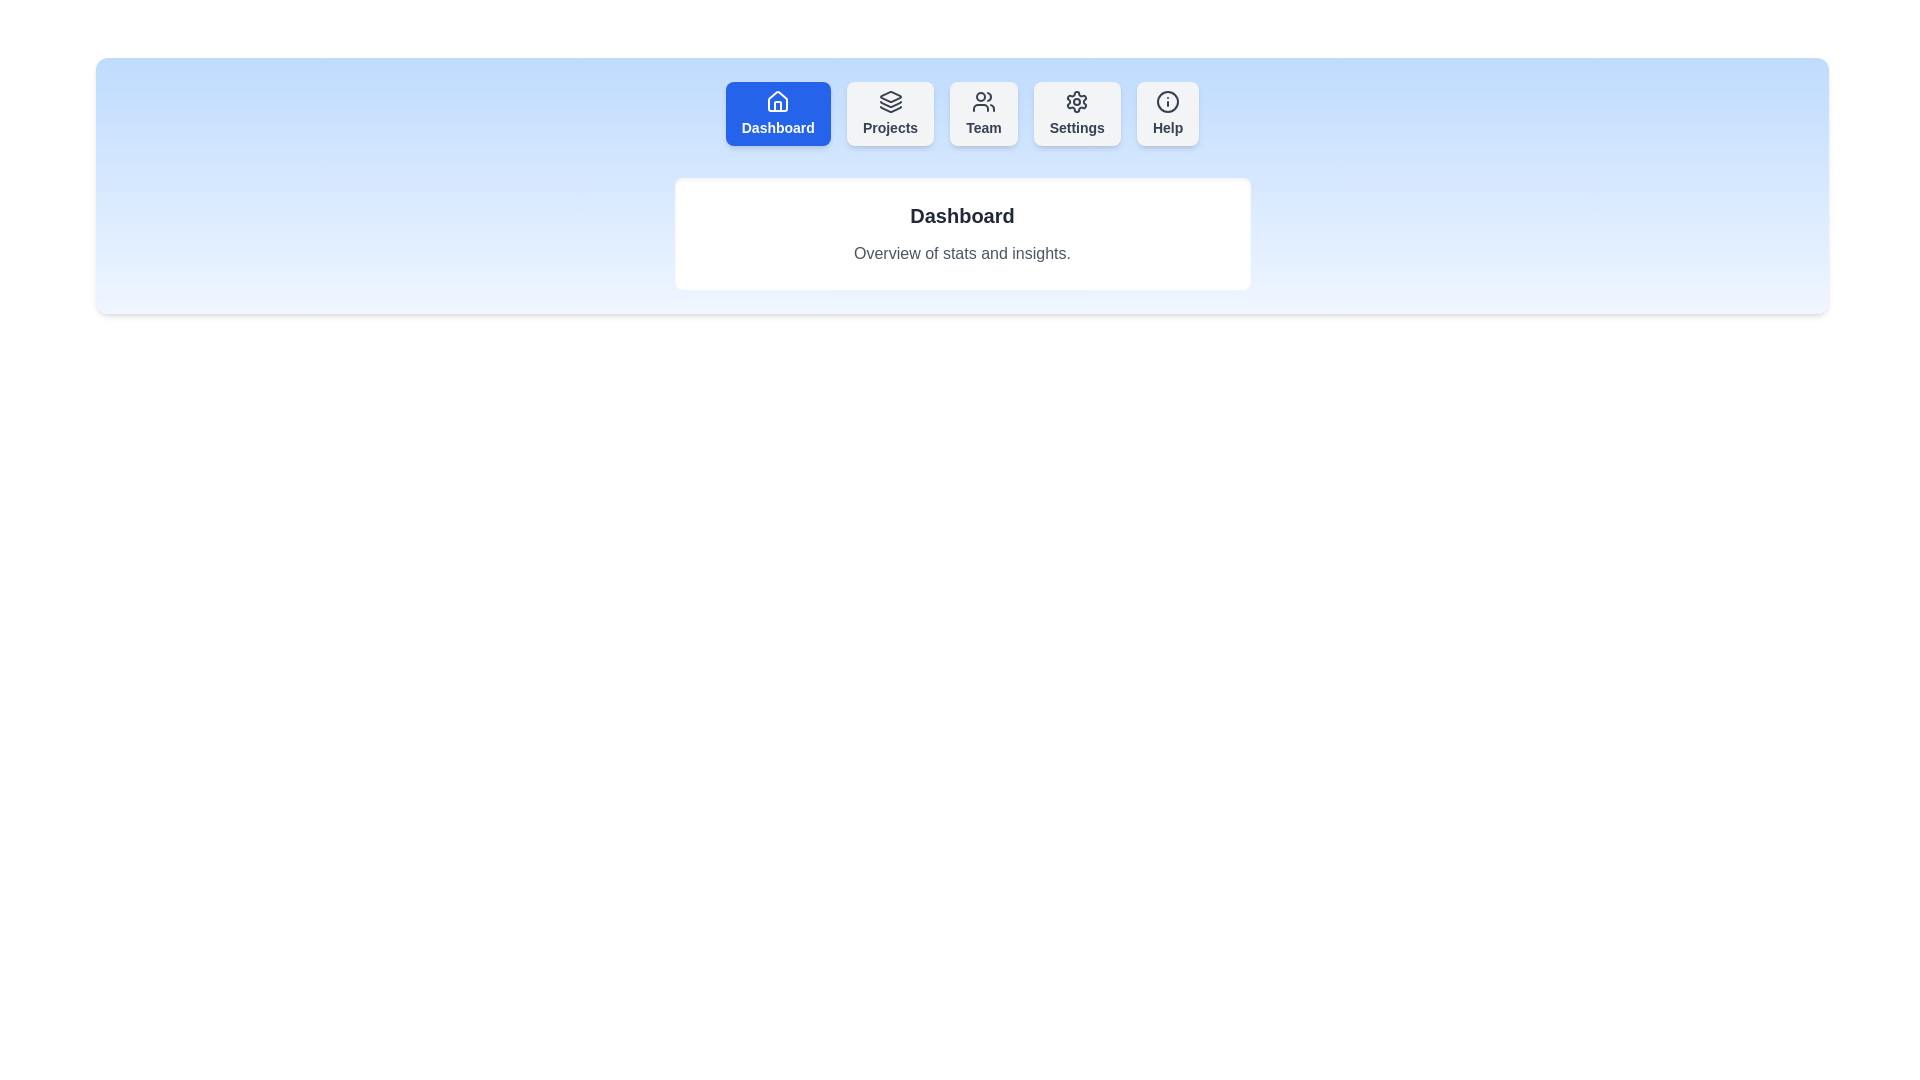  Describe the element at coordinates (983, 114) in the screenshot. I see `the tab button labeled Team` at that location.